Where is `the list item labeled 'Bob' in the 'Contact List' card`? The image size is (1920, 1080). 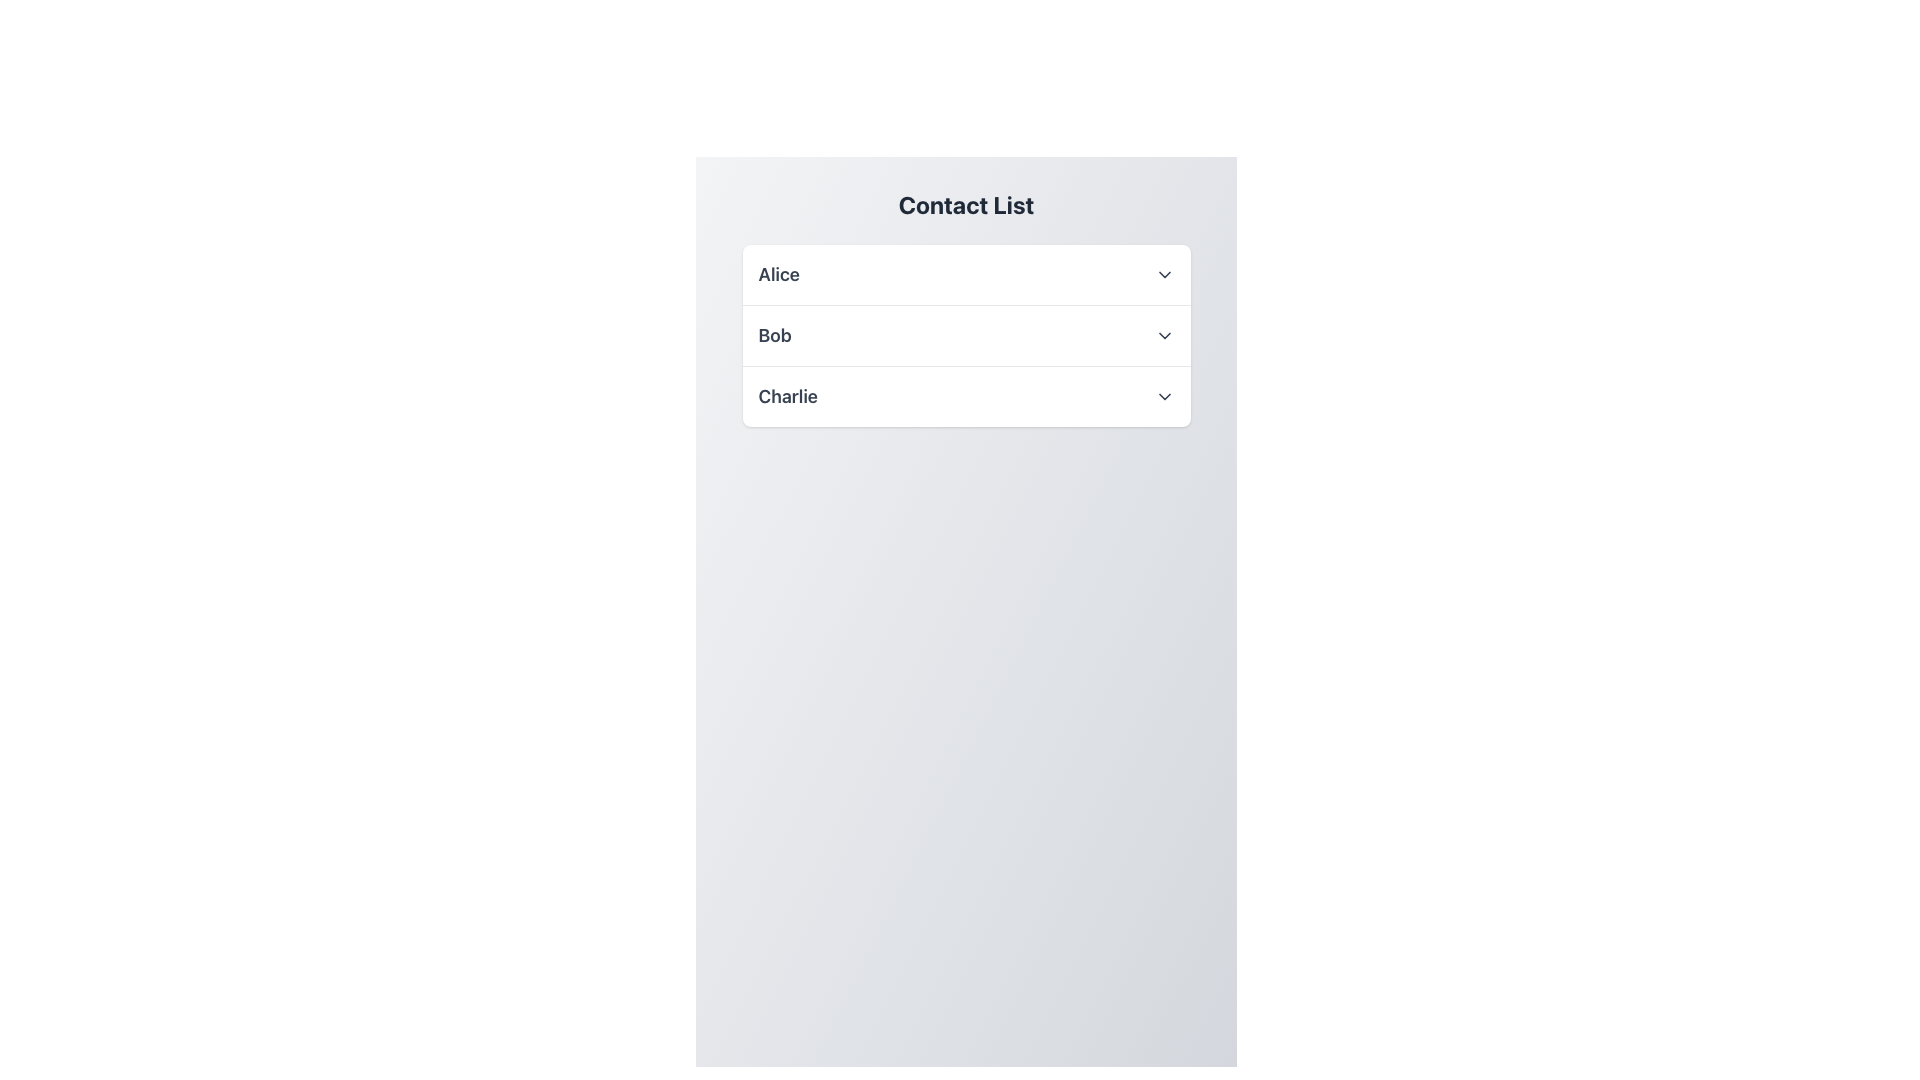
the list item labeled 'Bob' in the 'Contact List' card is located at coordinates (966, 334).